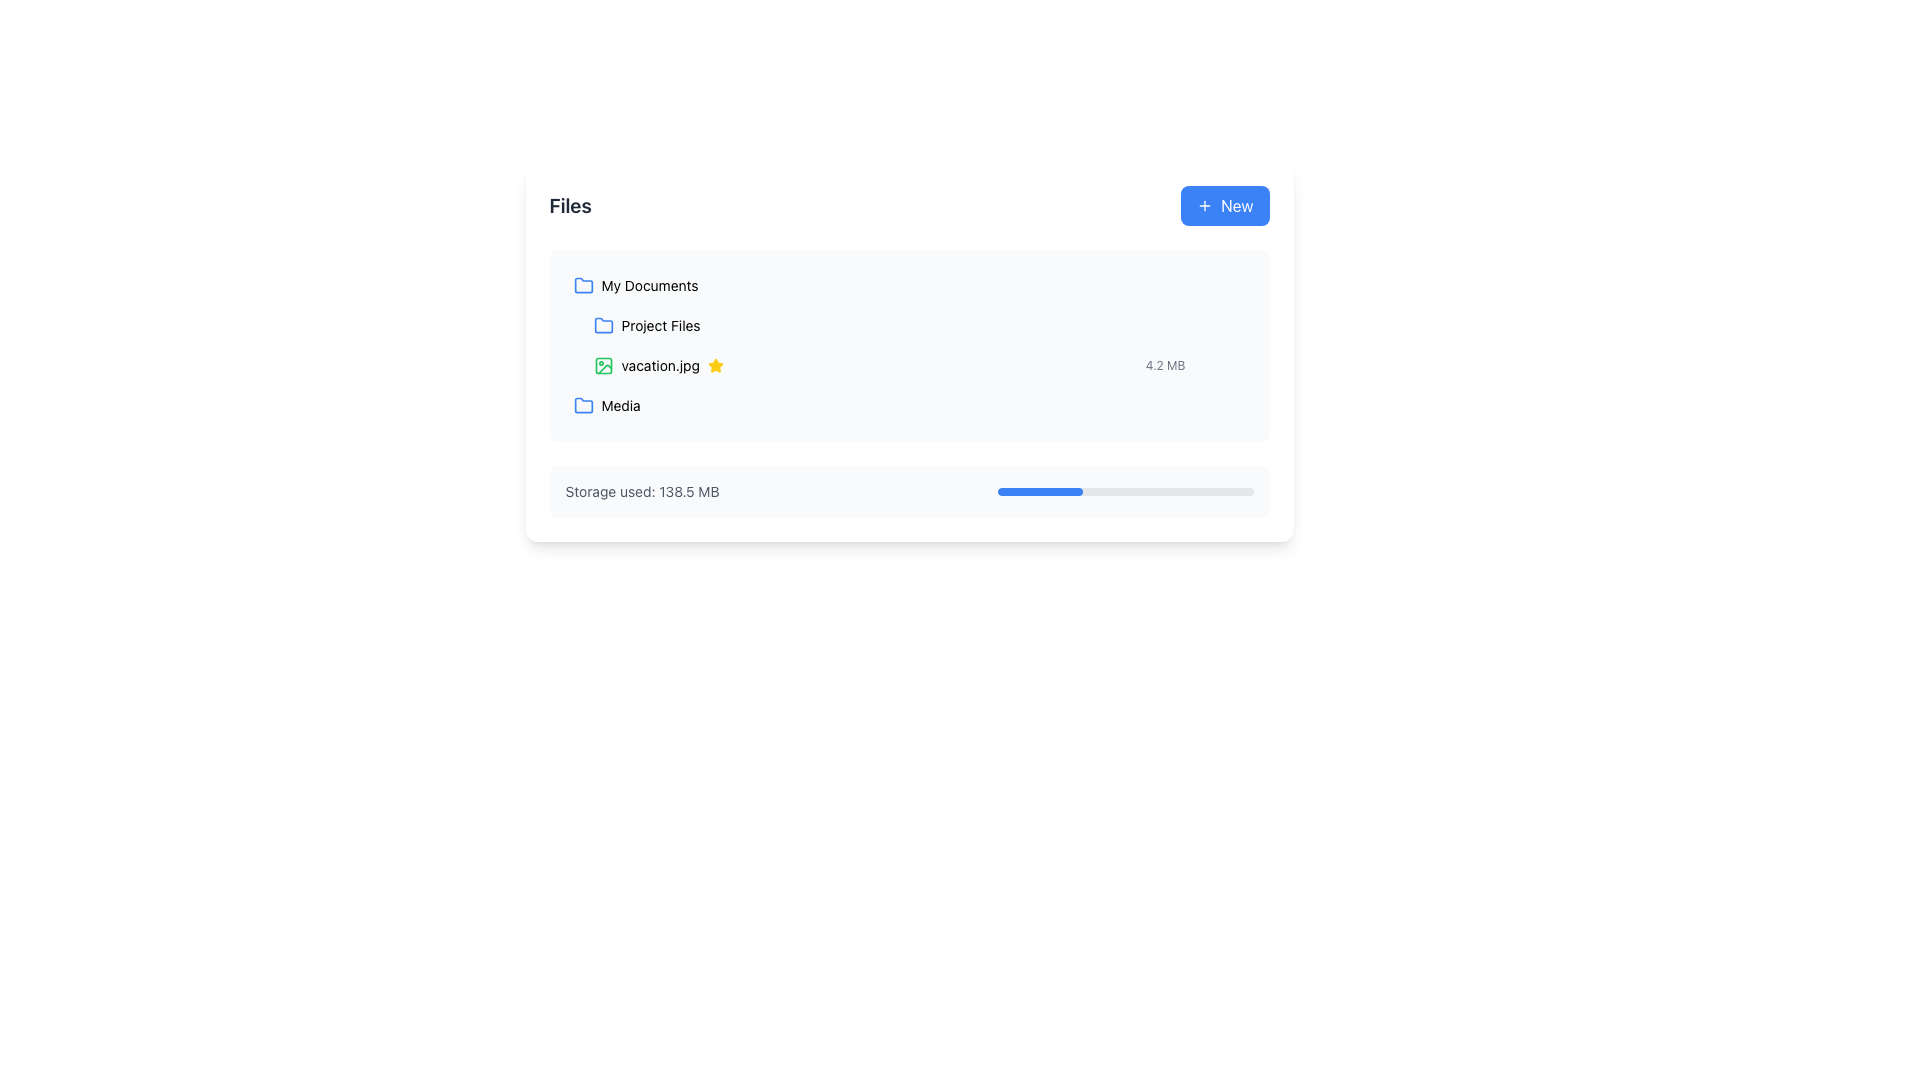 The width and height of the screenshot is (1920, 1080). I want to click on the text label displaying 'Storage used: 138.5 MB' located in the left section of the light gray rectangular box near the bottom of the main content area, so click(642, 492).